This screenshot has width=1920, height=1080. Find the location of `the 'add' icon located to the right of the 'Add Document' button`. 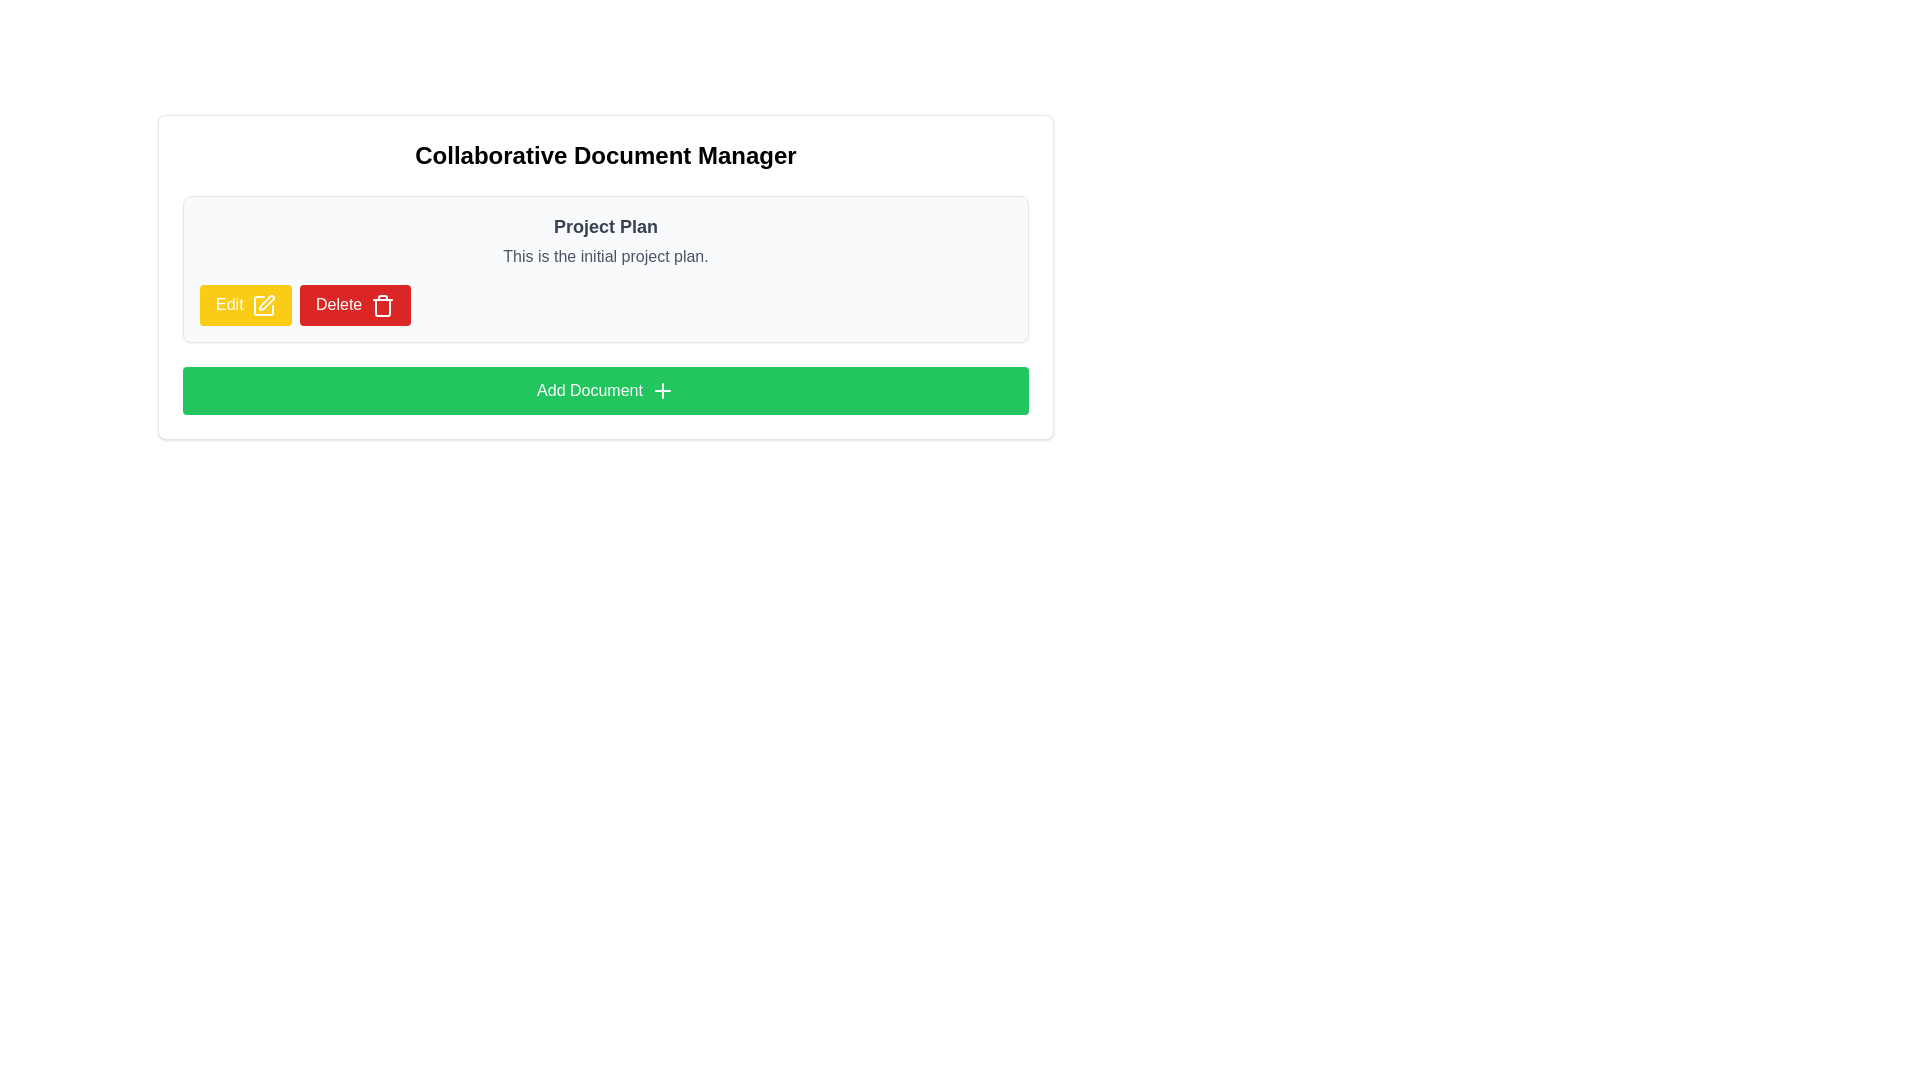

the 'add' icon located to the right of the 'Add Document' button is located at coordinates (662, 390).